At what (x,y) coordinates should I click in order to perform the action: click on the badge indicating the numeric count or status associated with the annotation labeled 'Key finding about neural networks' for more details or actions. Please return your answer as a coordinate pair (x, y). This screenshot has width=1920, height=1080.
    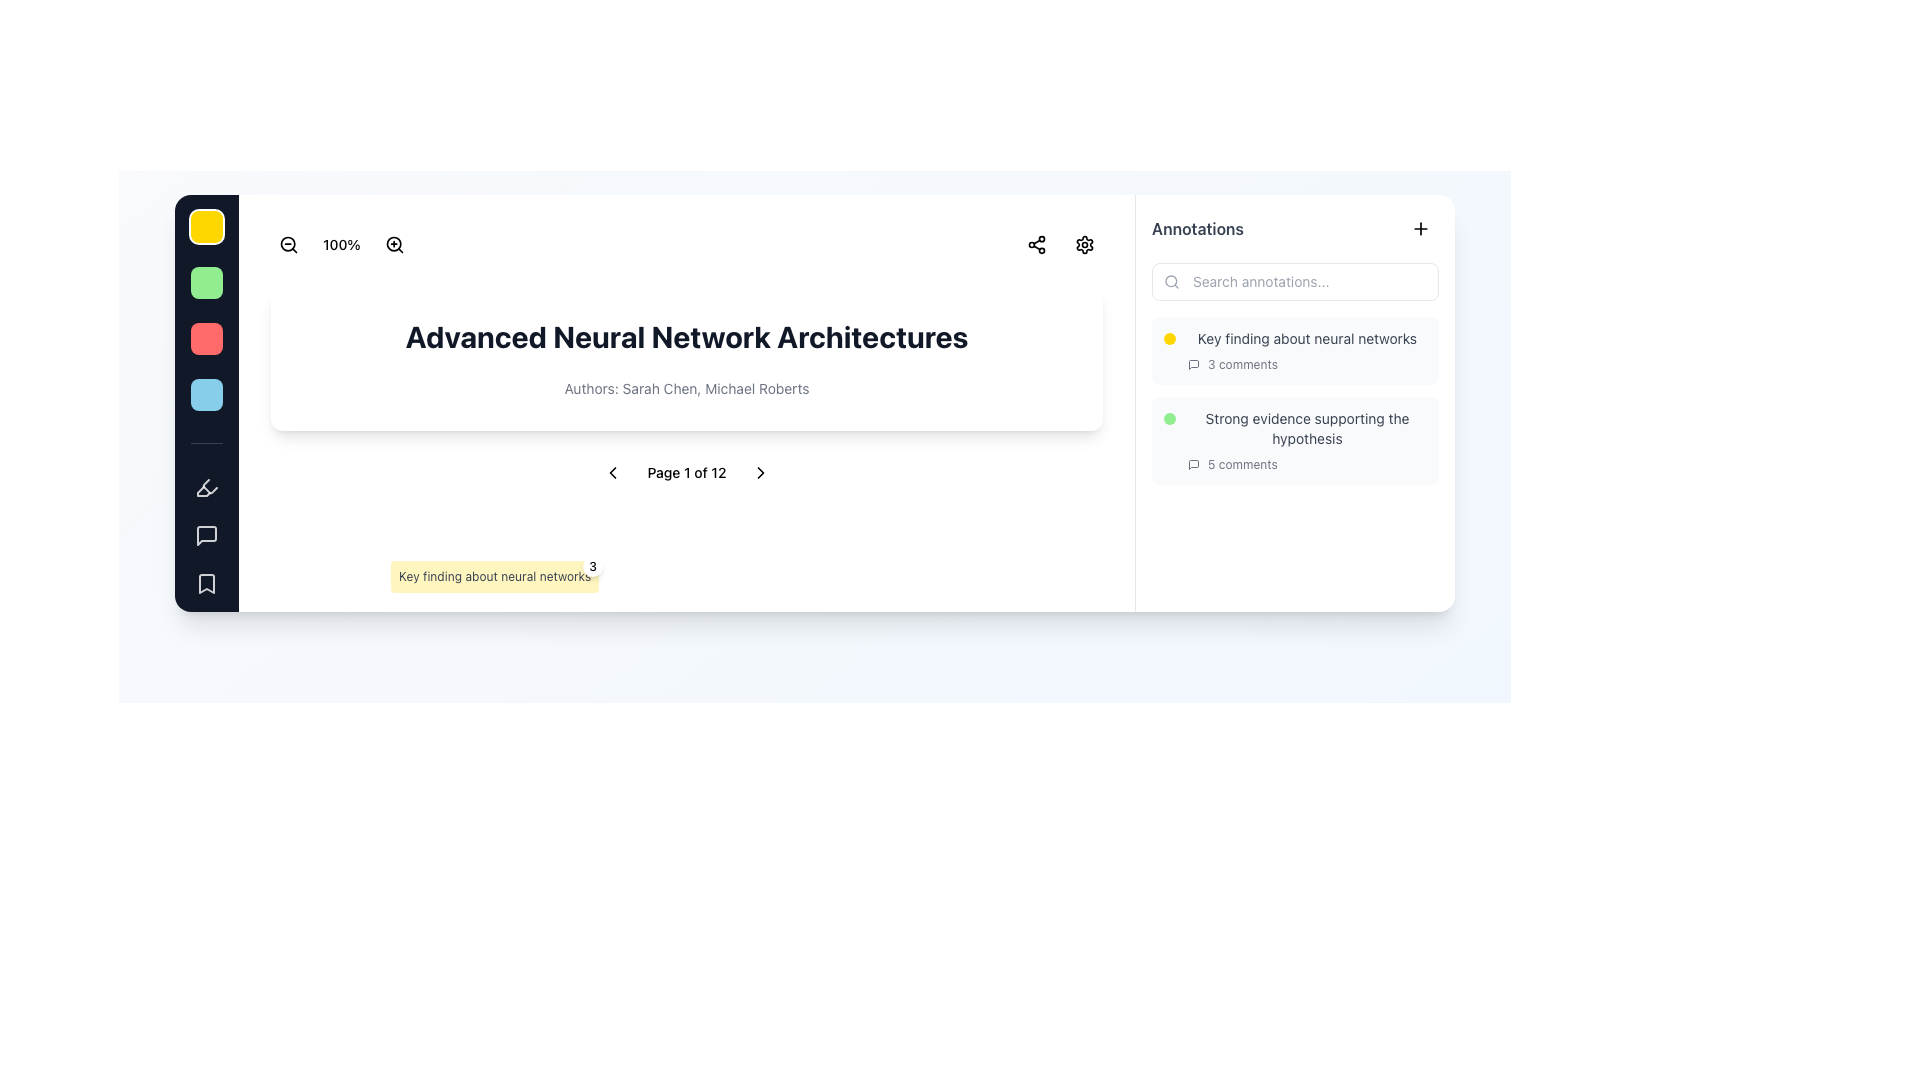
    Looking at the image, I should click on (592, 567).